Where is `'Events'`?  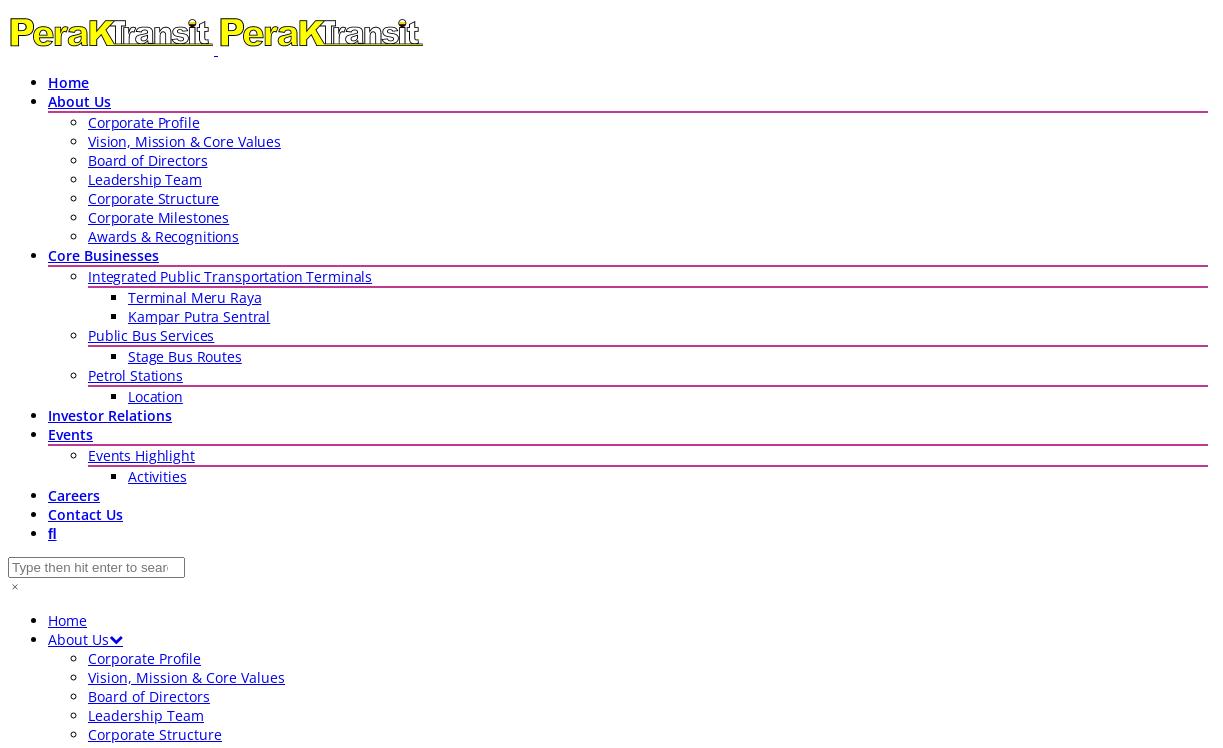
'Events' is located at coordinates (69, 433).